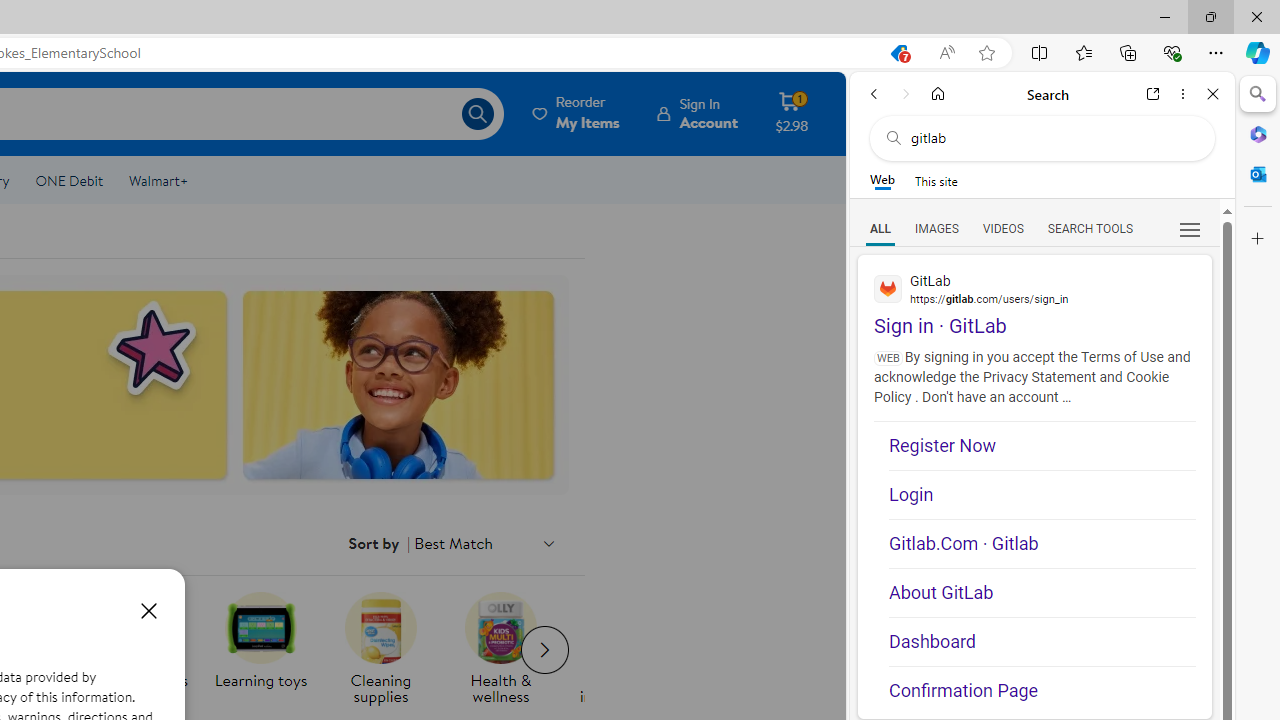 The image size is (1280, 720). I want to click on 'This site scope', so click(935, 180).